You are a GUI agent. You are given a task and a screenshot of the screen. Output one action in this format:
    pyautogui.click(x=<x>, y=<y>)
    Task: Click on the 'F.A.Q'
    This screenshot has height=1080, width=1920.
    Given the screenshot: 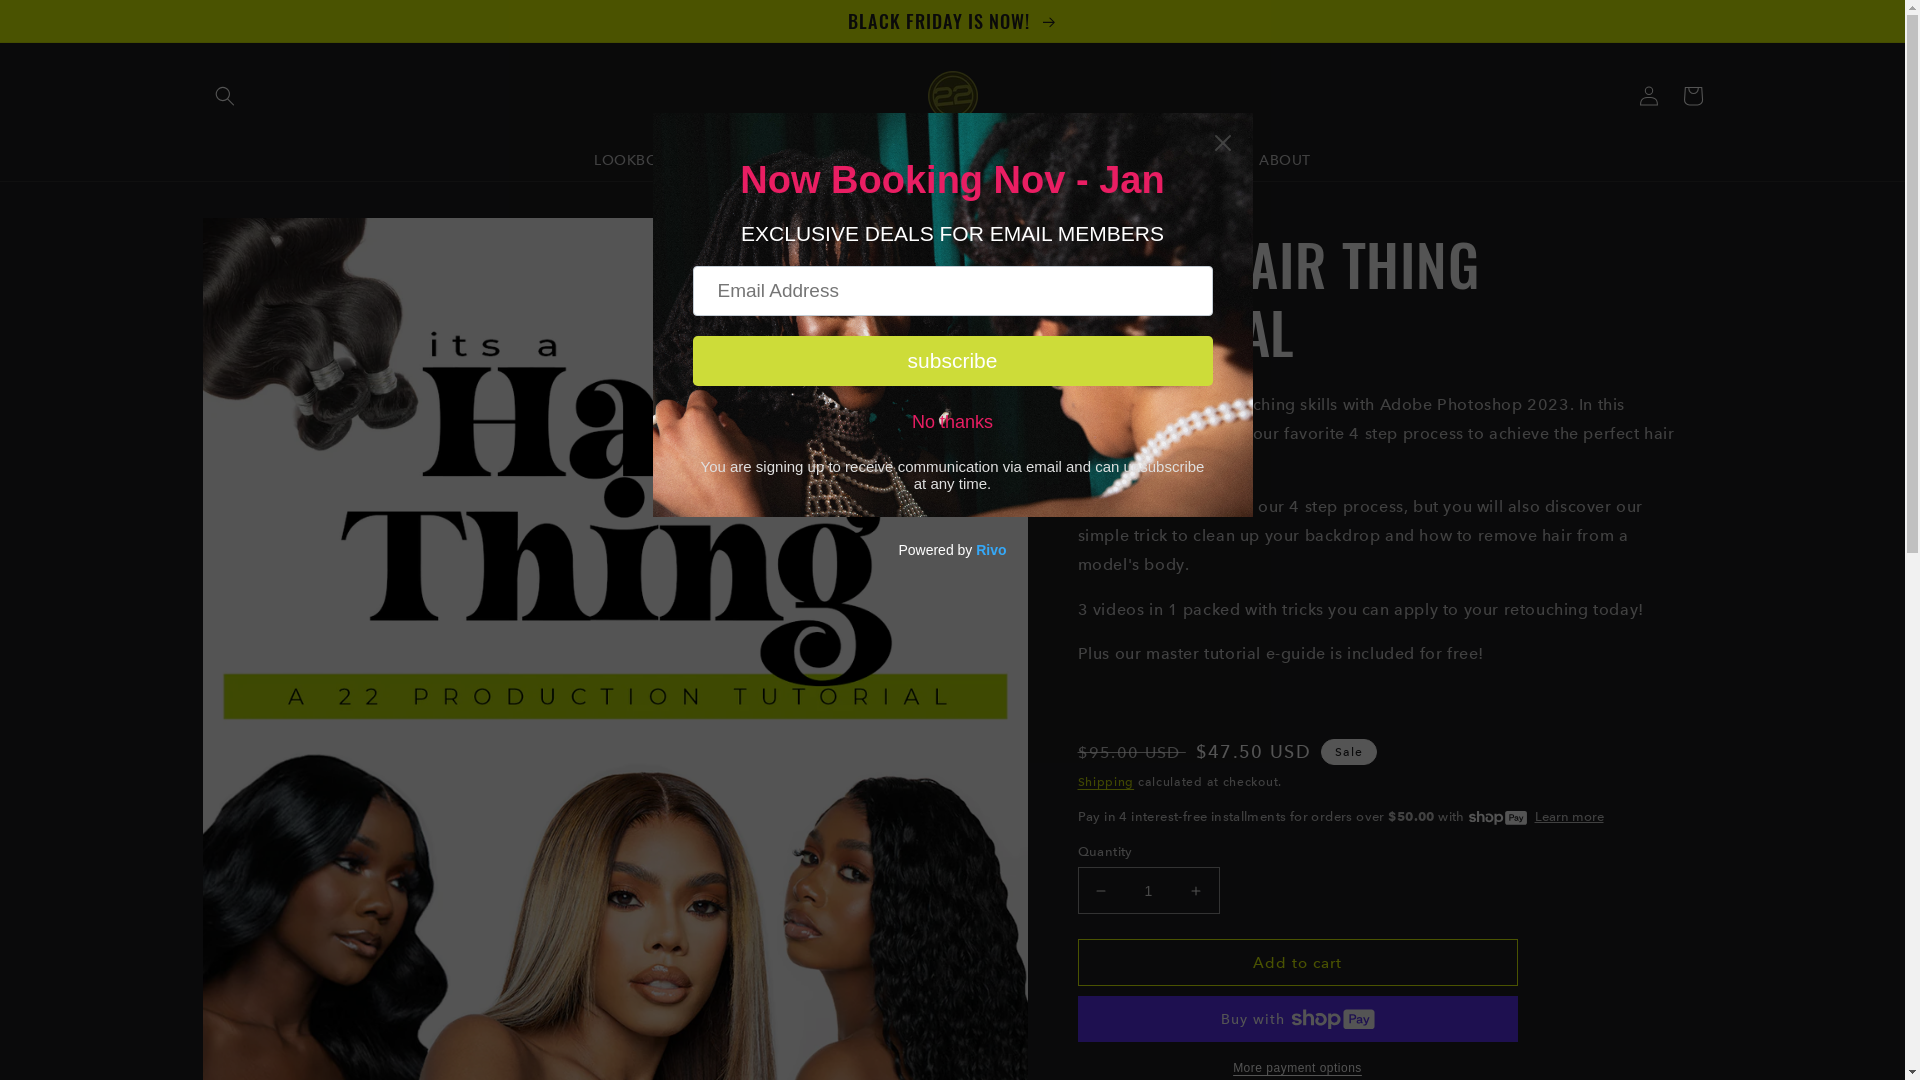 What is the action you would take?
    pyautogui.click(x=1118, y=158)
    